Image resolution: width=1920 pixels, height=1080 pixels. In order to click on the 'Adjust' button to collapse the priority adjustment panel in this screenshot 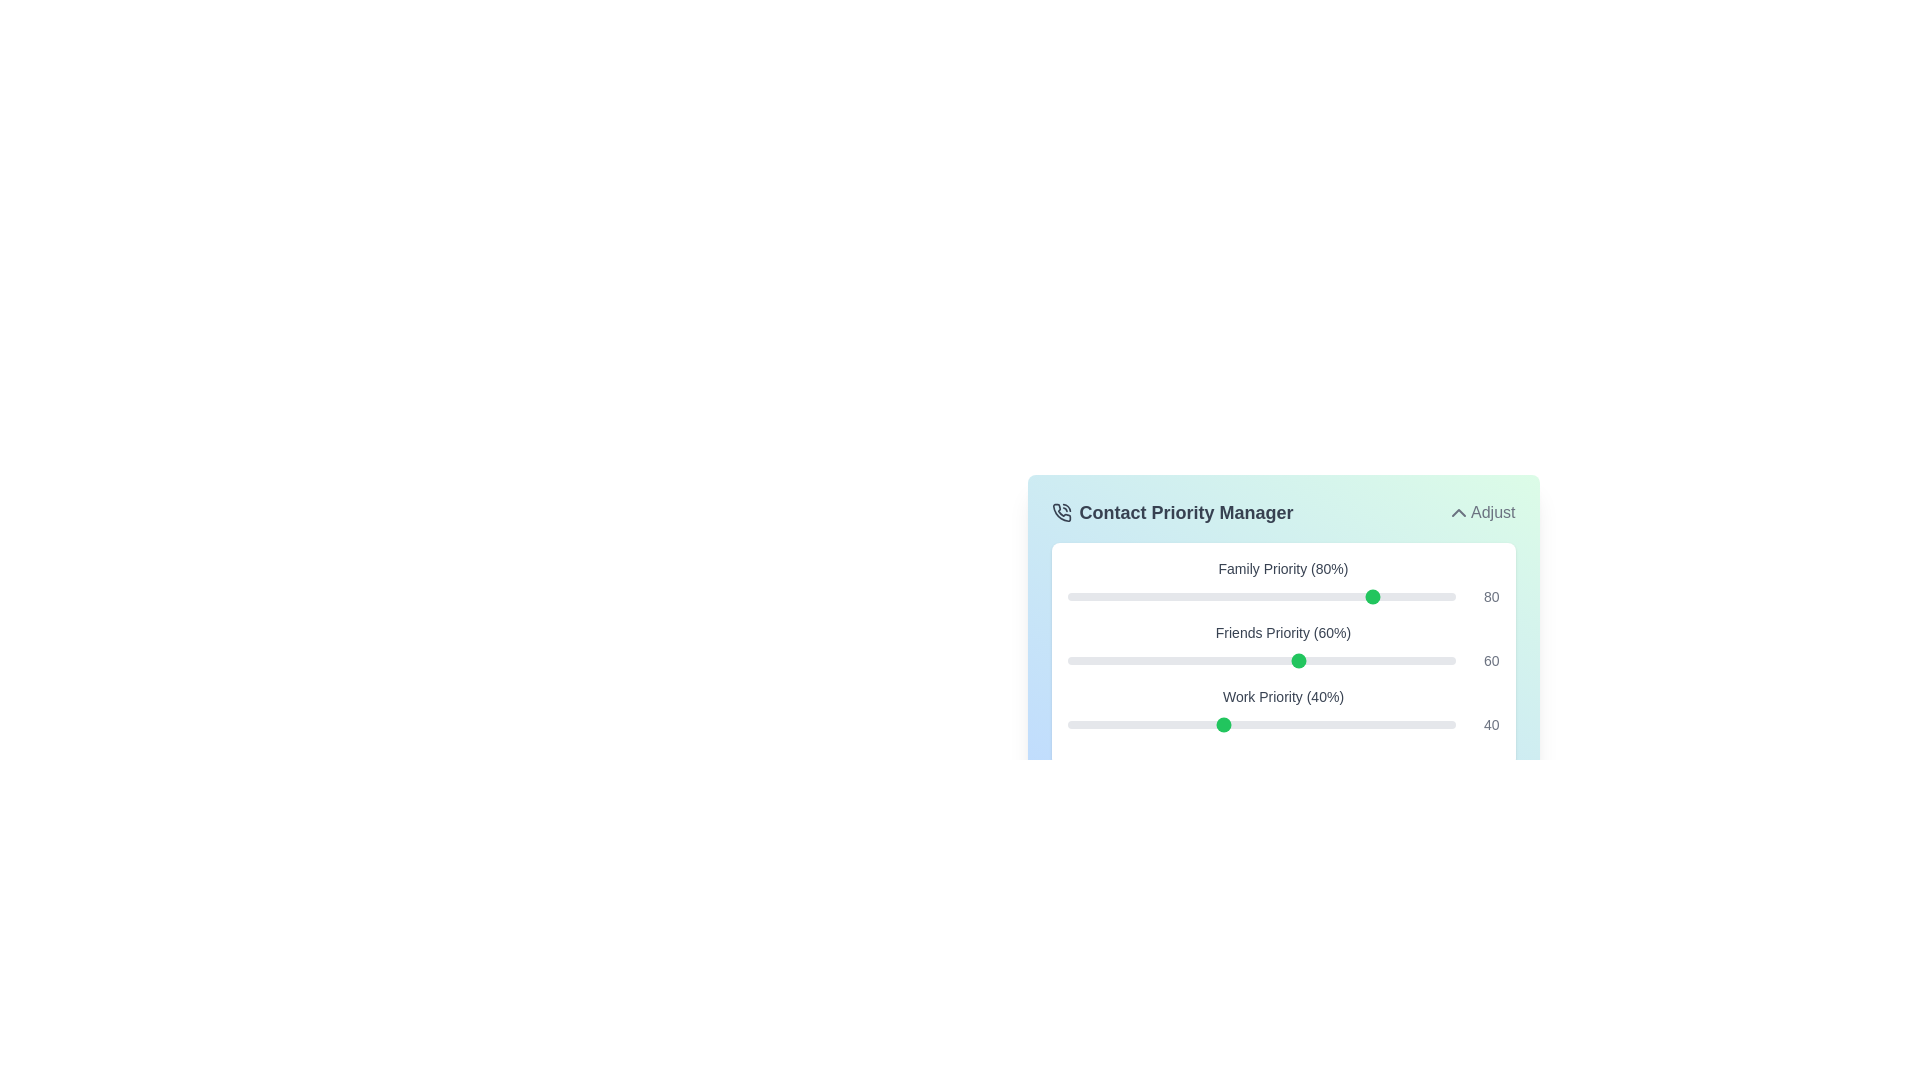, I will do `click(1481, 512)`.